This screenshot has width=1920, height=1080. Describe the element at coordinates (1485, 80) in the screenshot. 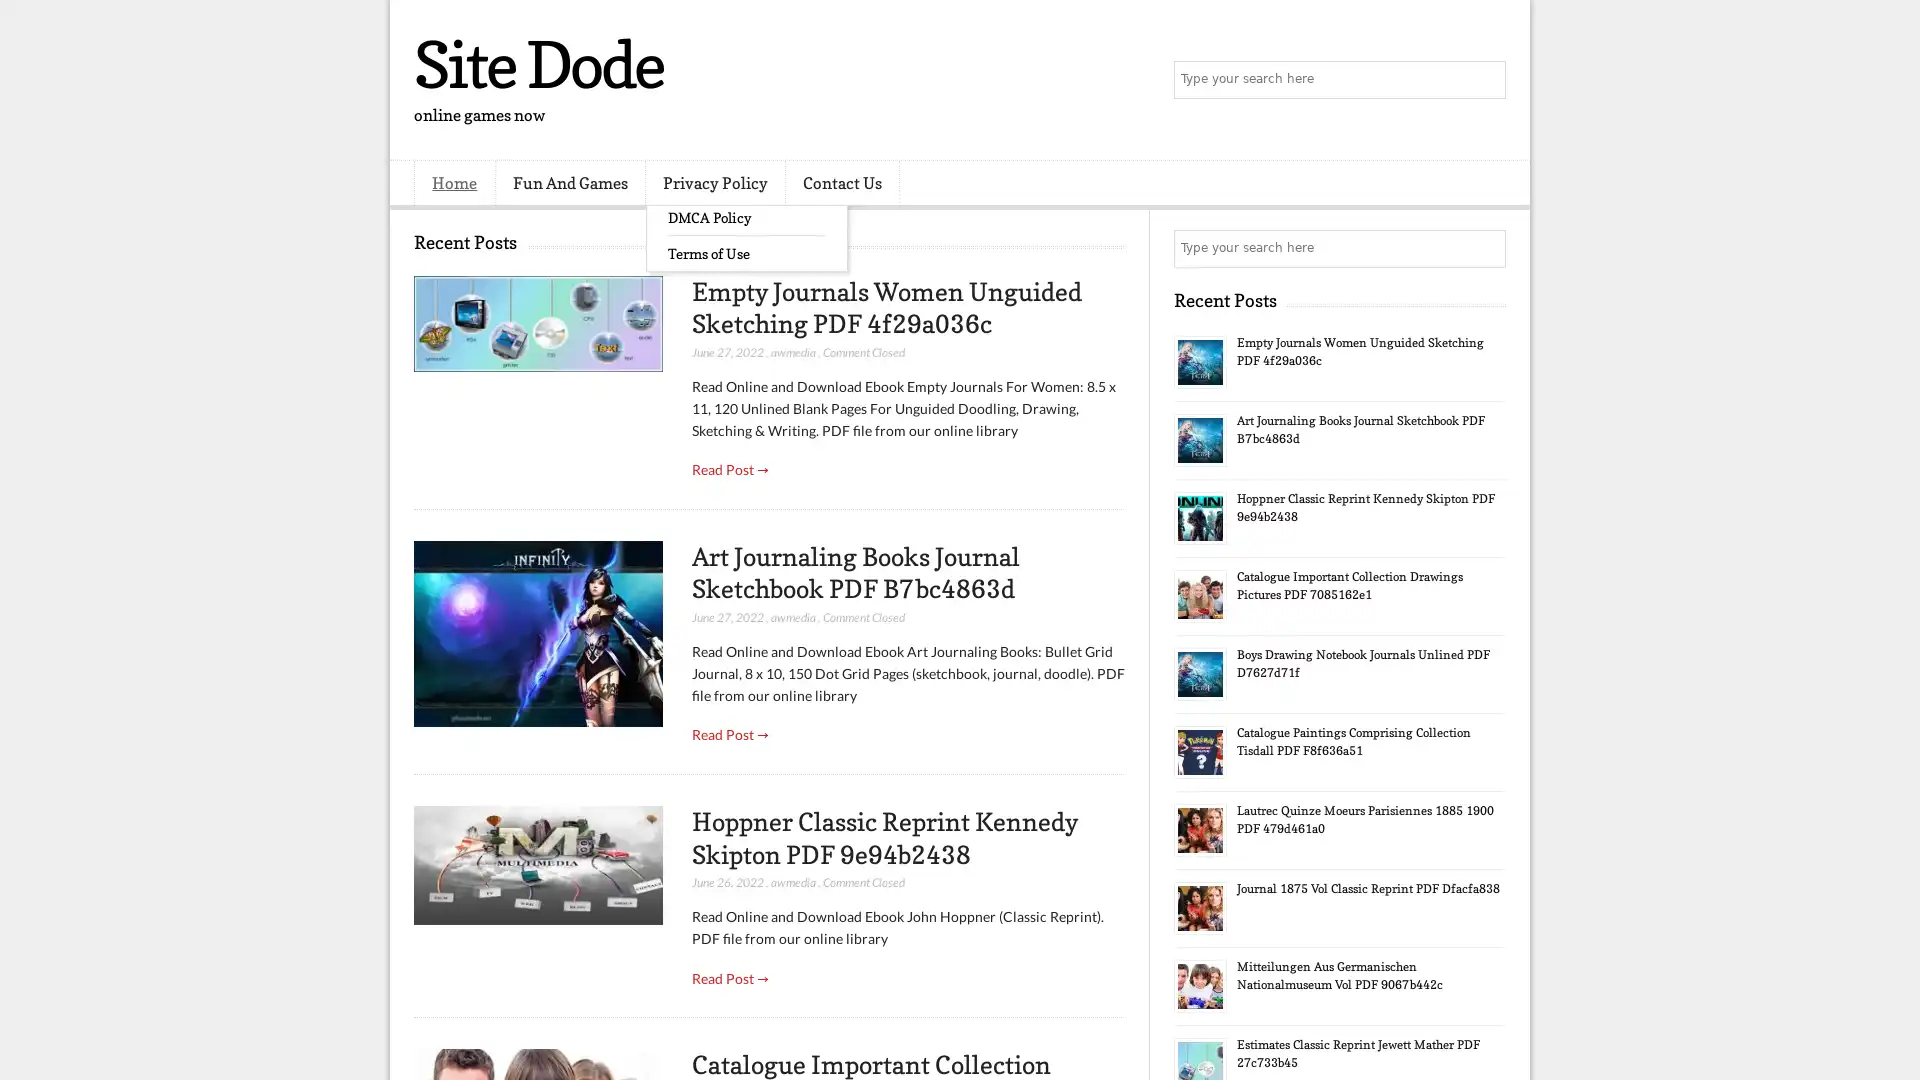

I see `Search` at that location.